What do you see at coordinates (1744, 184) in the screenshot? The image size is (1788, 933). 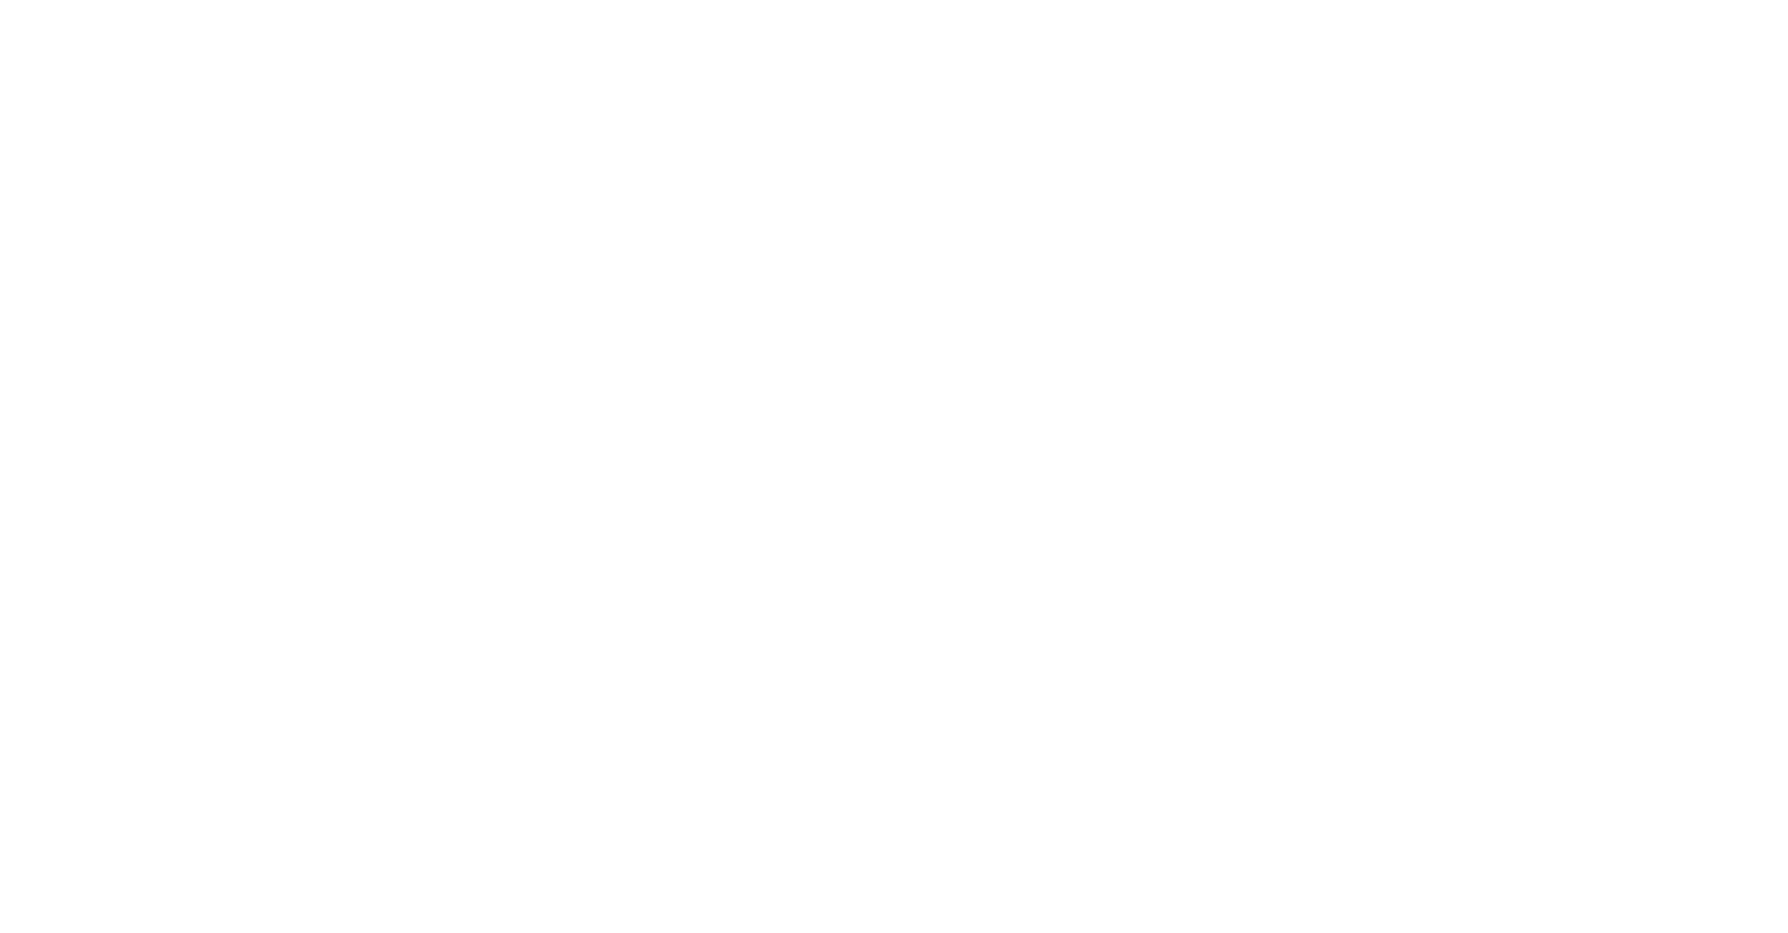 I see `'Sachsen'` at bounding box center [1744, 184].